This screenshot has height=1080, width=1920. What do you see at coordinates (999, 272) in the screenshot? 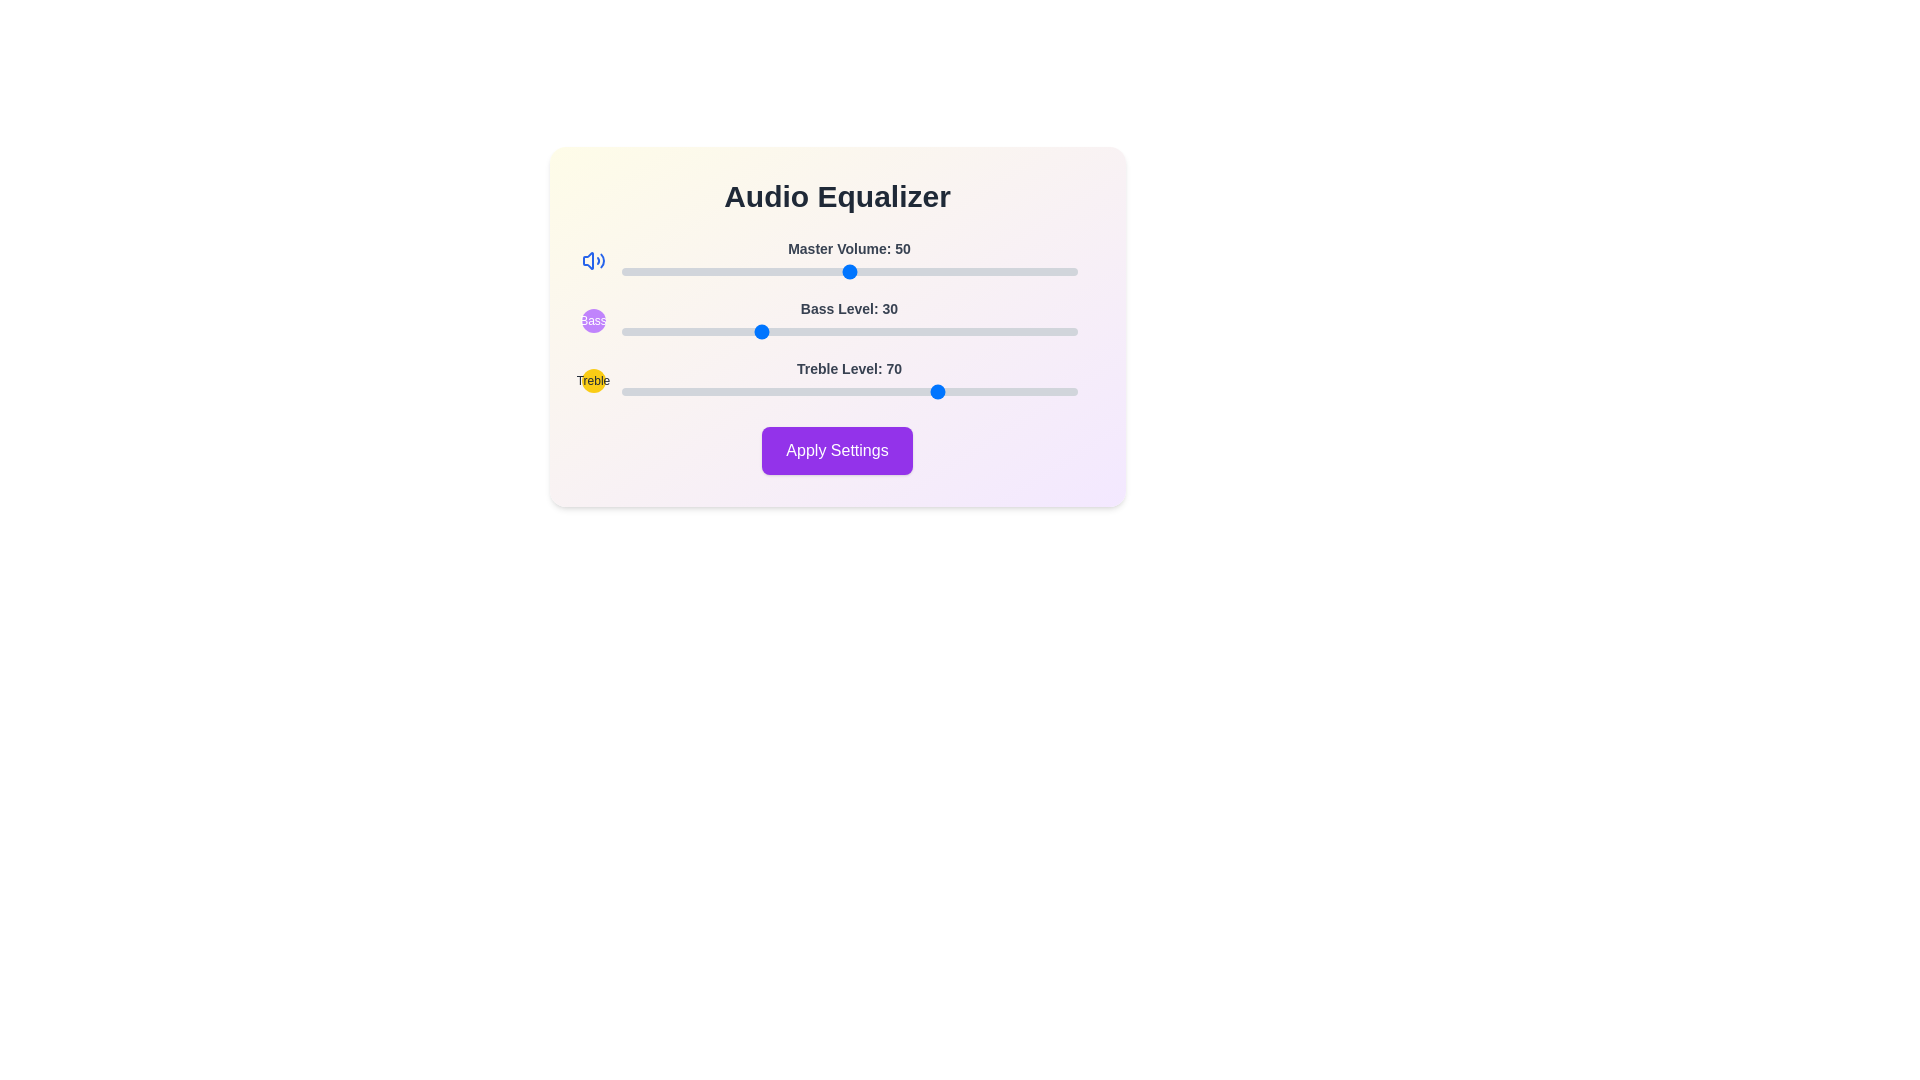
I see `Master Volume` at bounding box center [999, 272].